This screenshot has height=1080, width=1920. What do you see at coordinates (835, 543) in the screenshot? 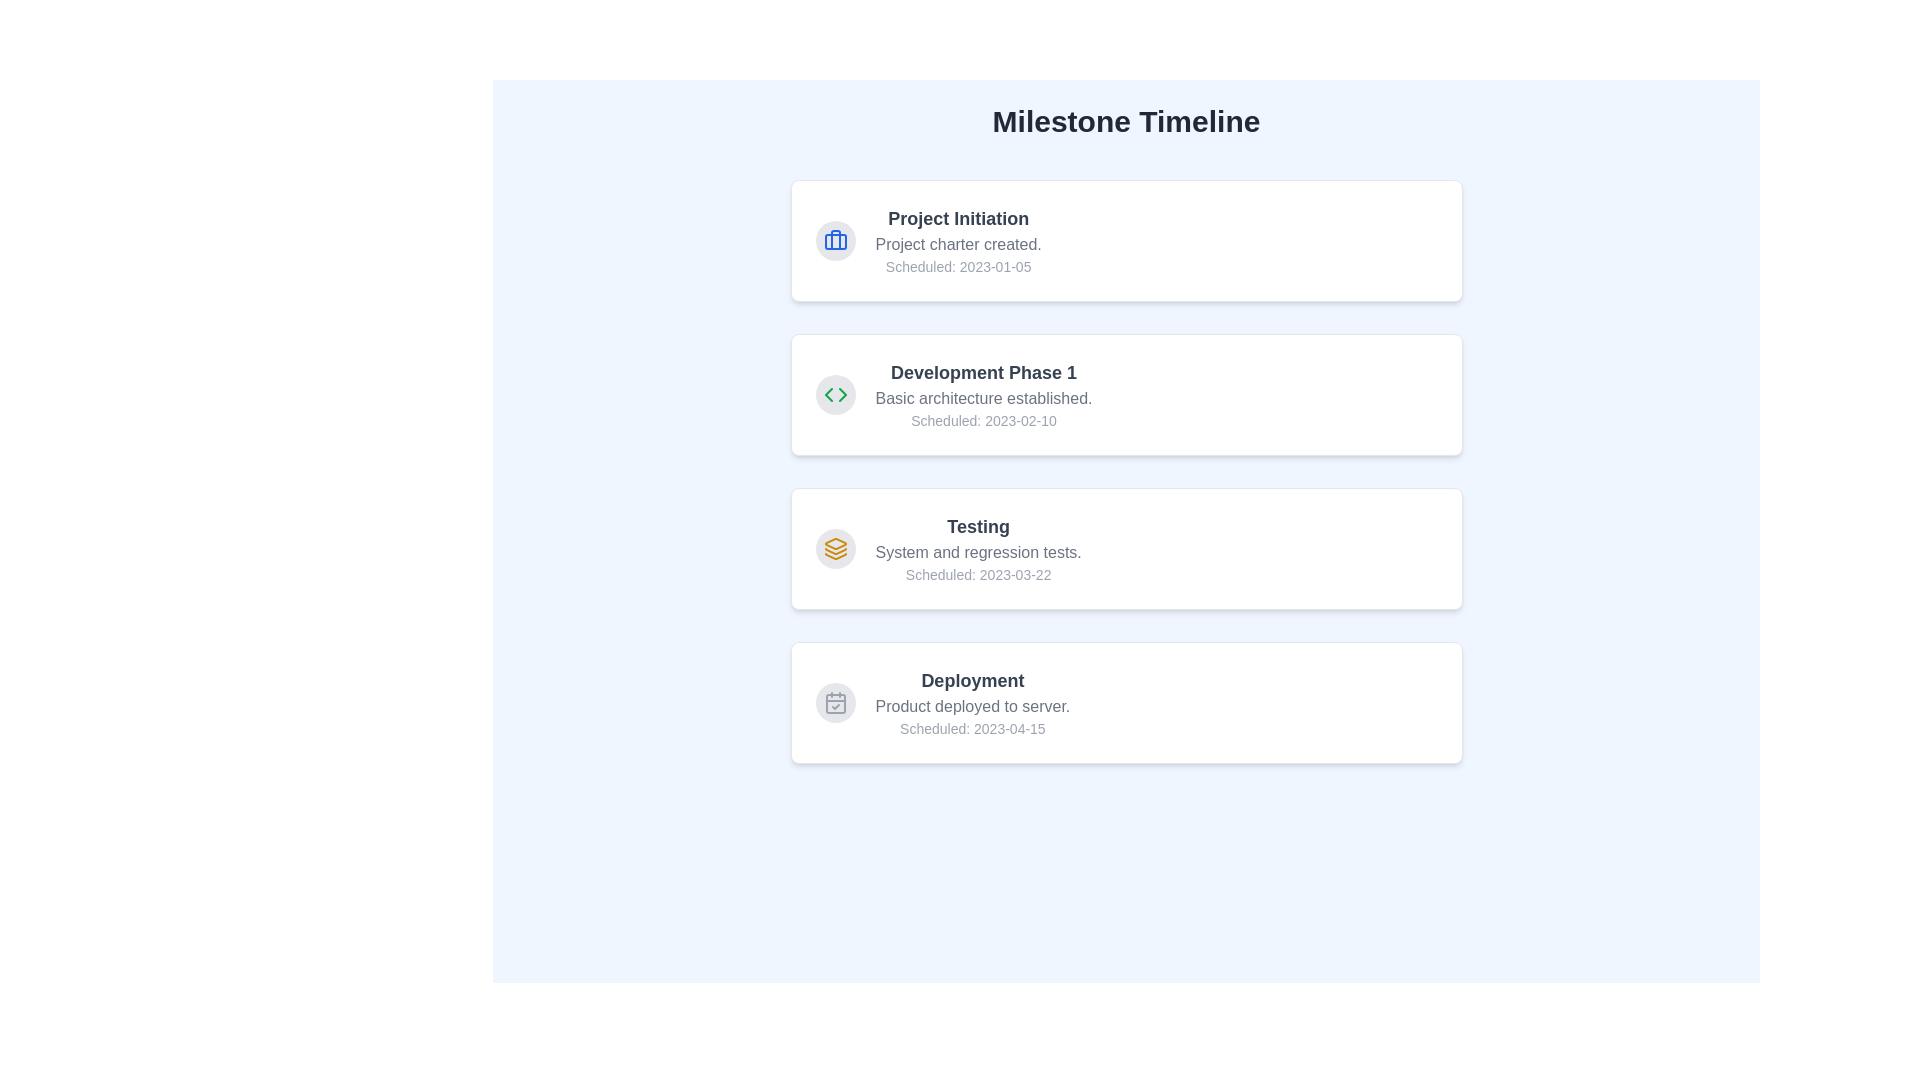
I see `the top-most triangular yellow icon representing the 'Development Phase 1' milestone in the SVG timeline` at bounding box center [835, 543].